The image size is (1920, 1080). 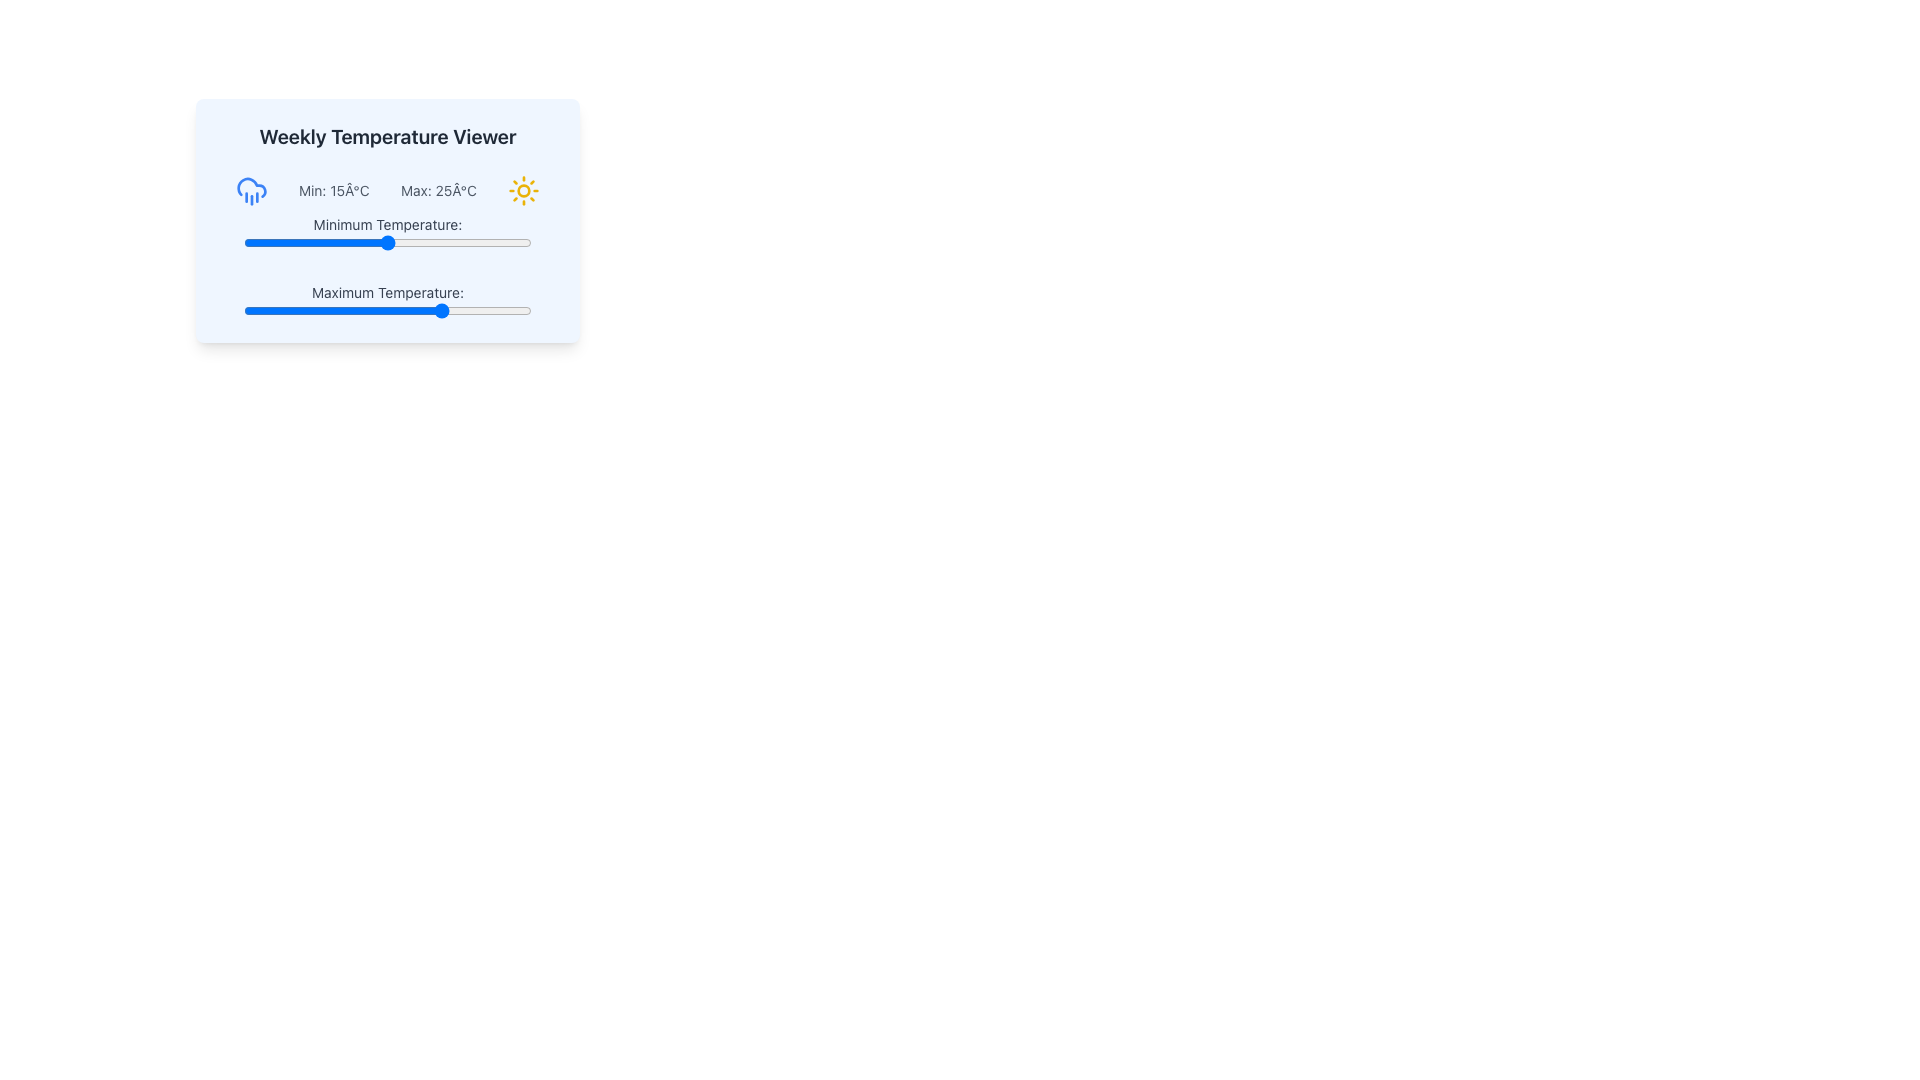 I want to click on the maximum temperature, so click(x=433, y=311).